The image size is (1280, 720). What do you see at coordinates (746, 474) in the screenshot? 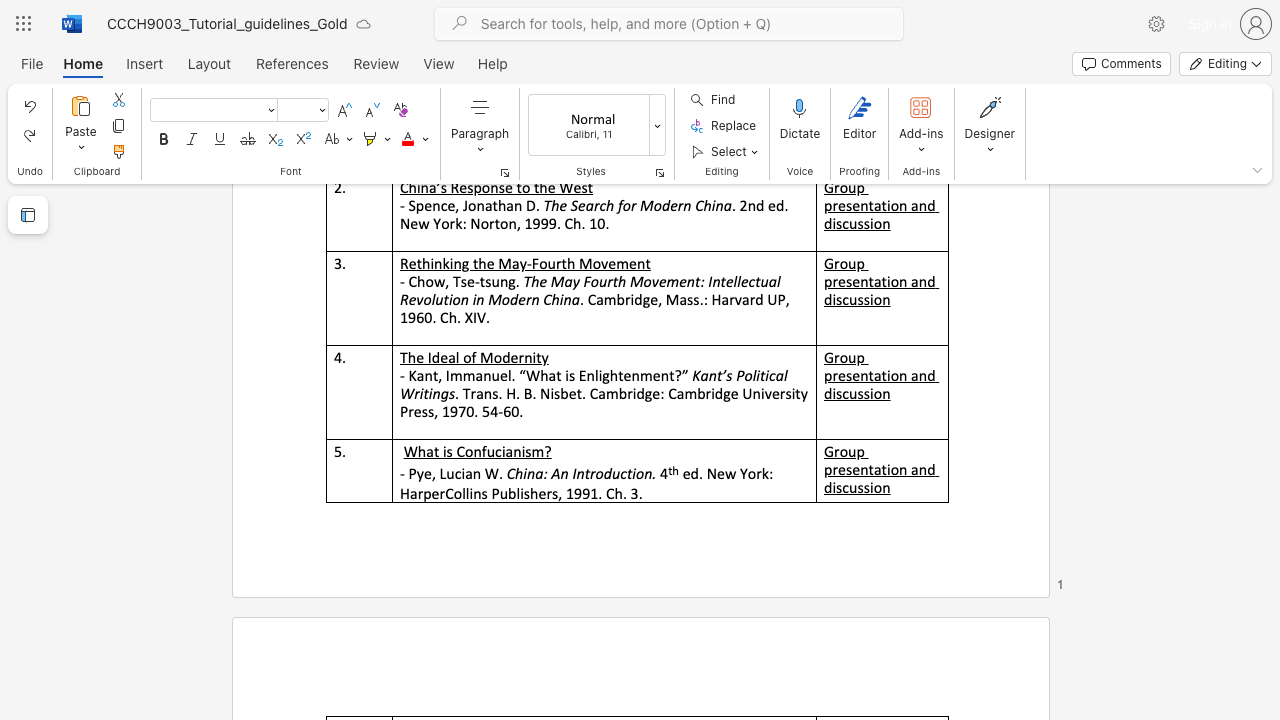
I see `the subset text "ork:" within the text "ed. New York:"` at bounding box center [746, 474].